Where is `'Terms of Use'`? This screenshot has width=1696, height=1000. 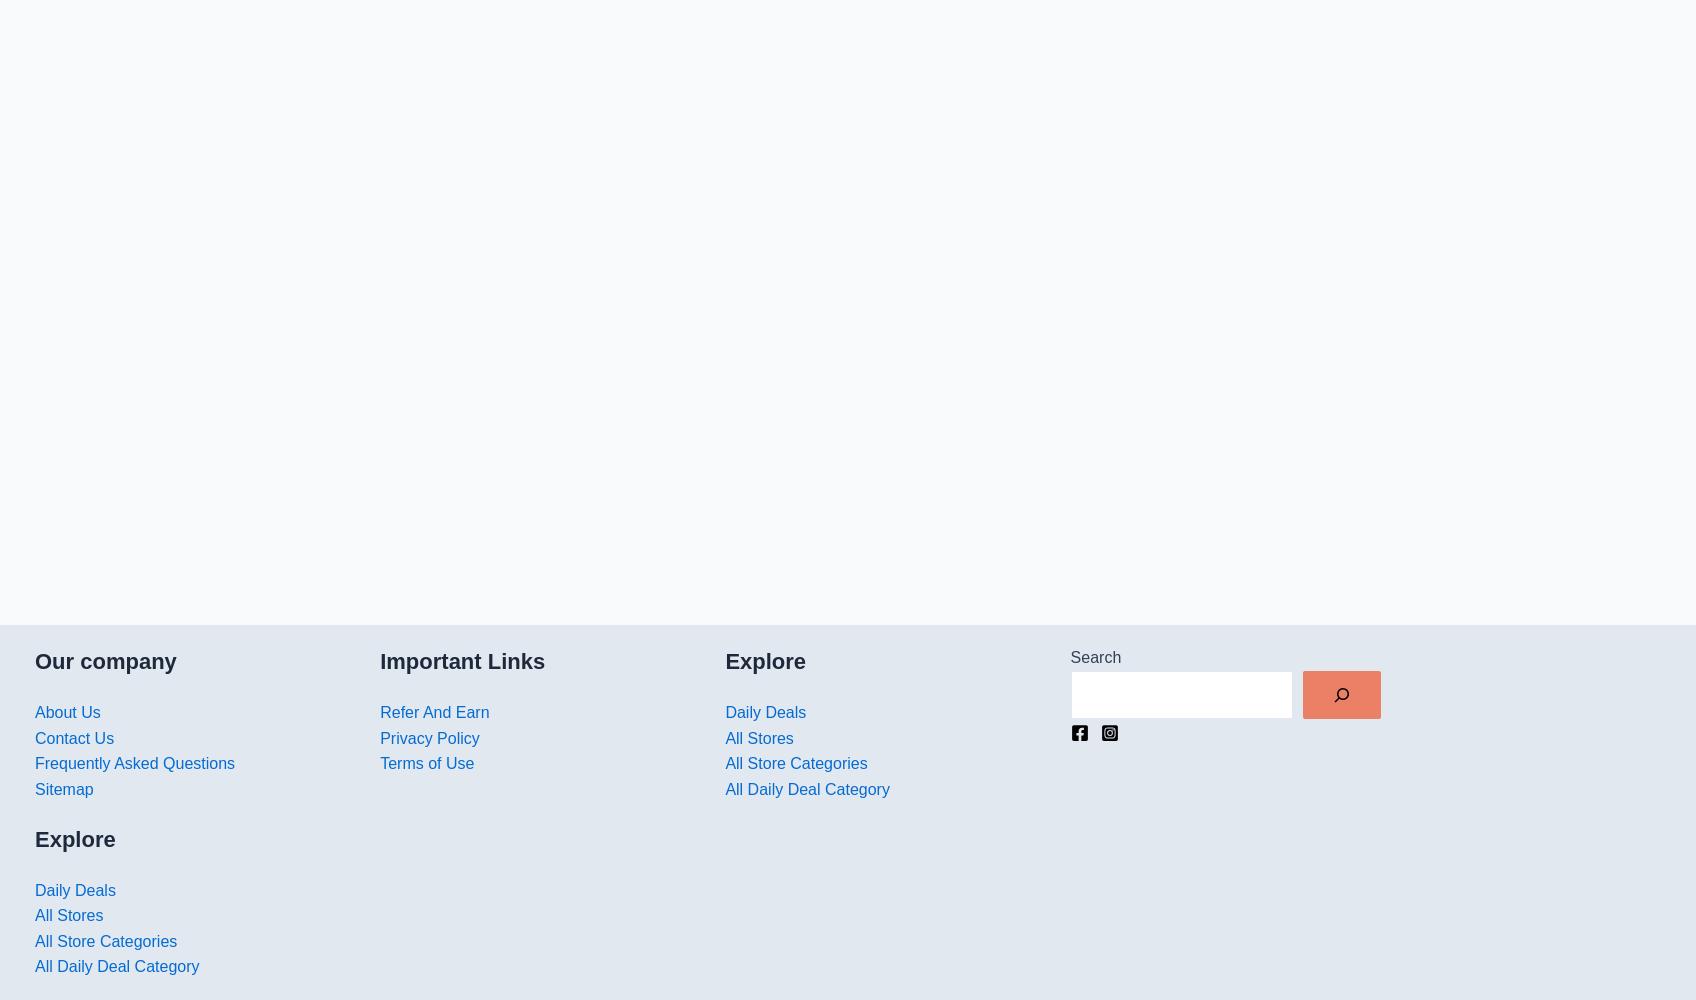
'Terms of Use' is located at coordinates (427, 763).